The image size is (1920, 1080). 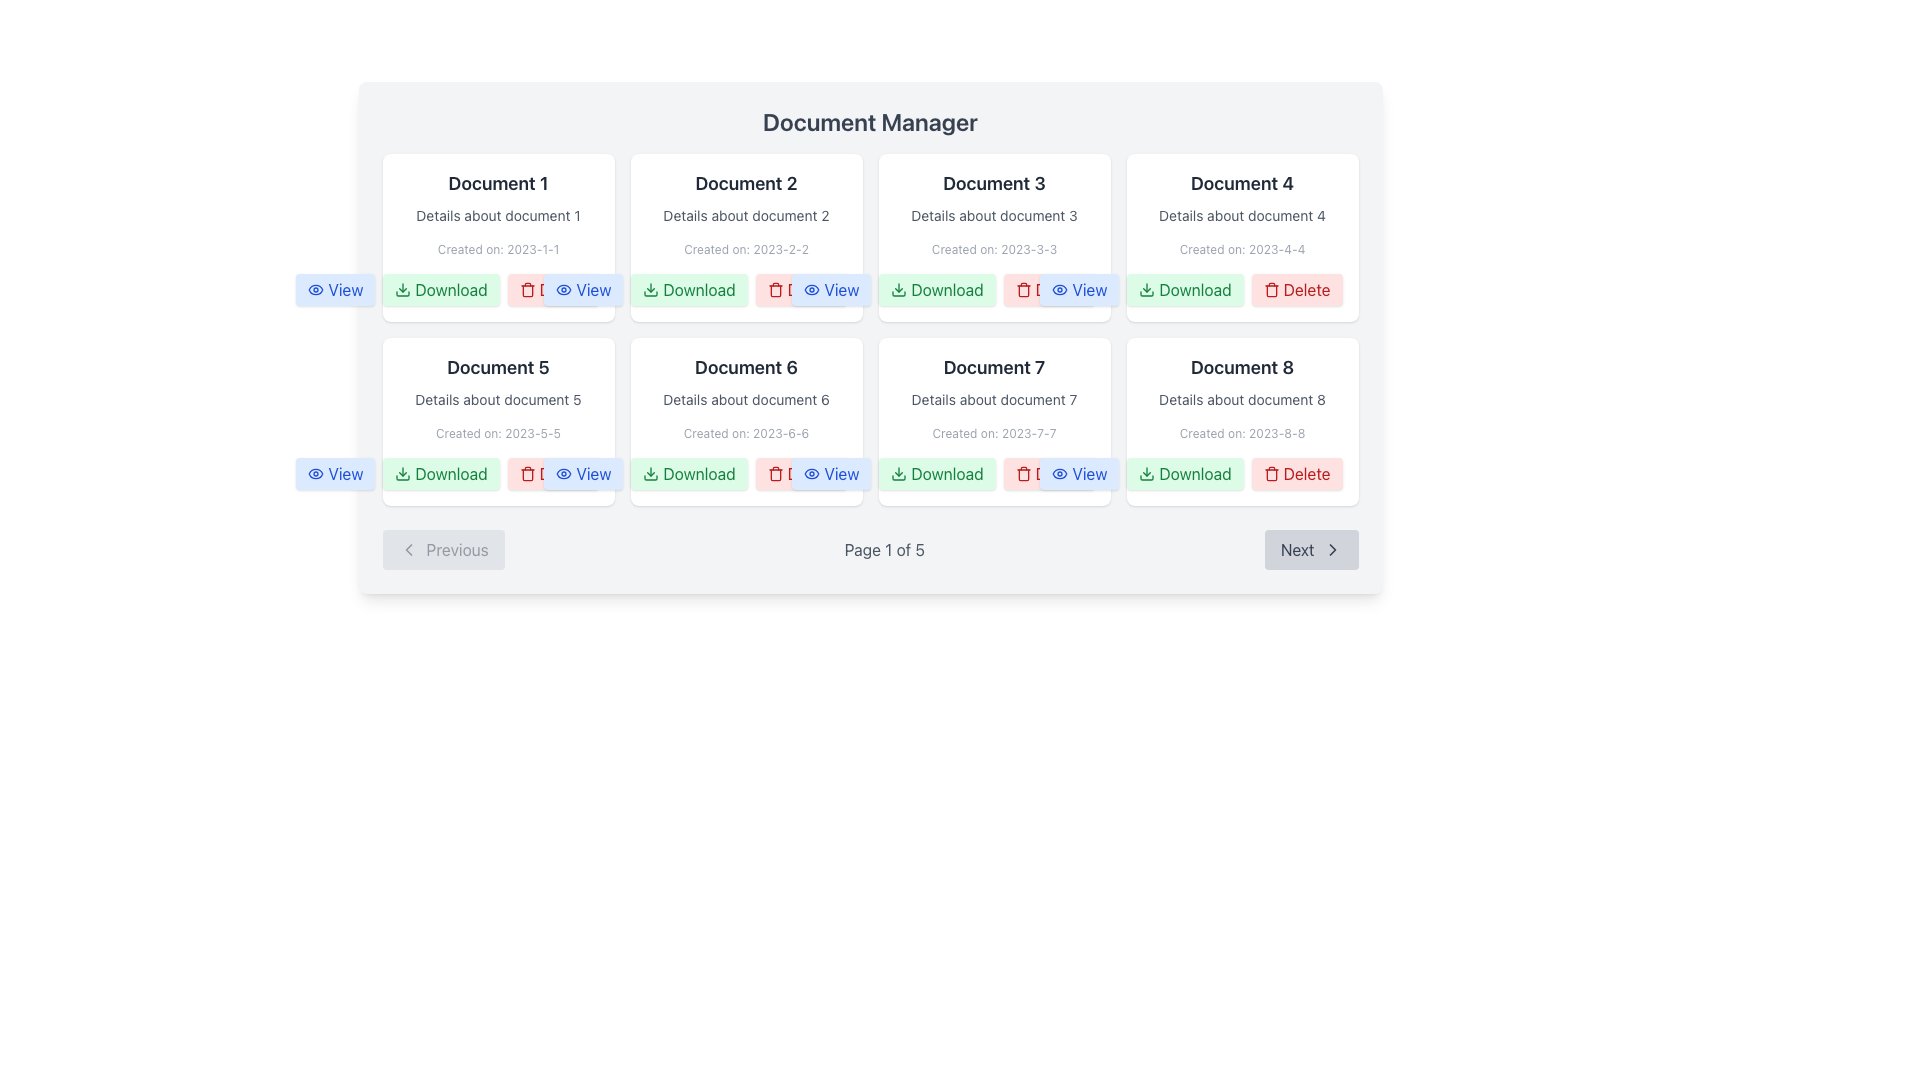 I want to click on the 'View' button with a light blue background and dark blue text in the bottom left corner of the 'Document 5' card, so click(x=336, y=474).